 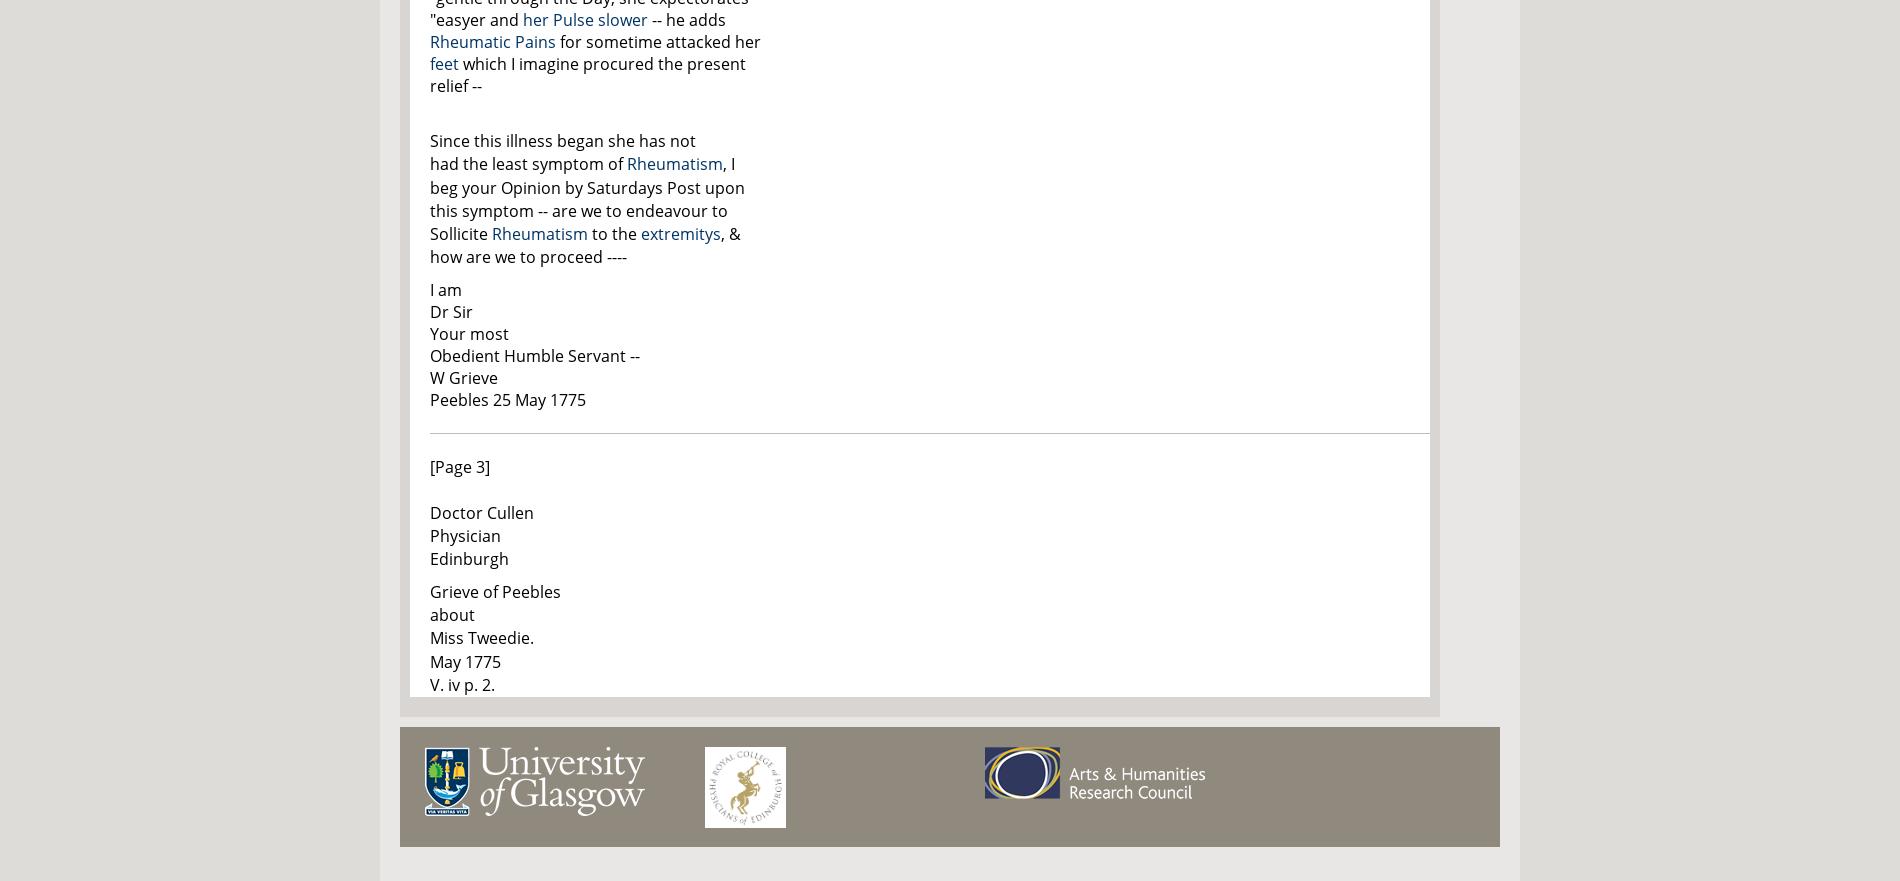 What do you see at coordinates (450, 311) in the screenshot?
I see `'Dr Sir'` at bounding box center [450, 311].